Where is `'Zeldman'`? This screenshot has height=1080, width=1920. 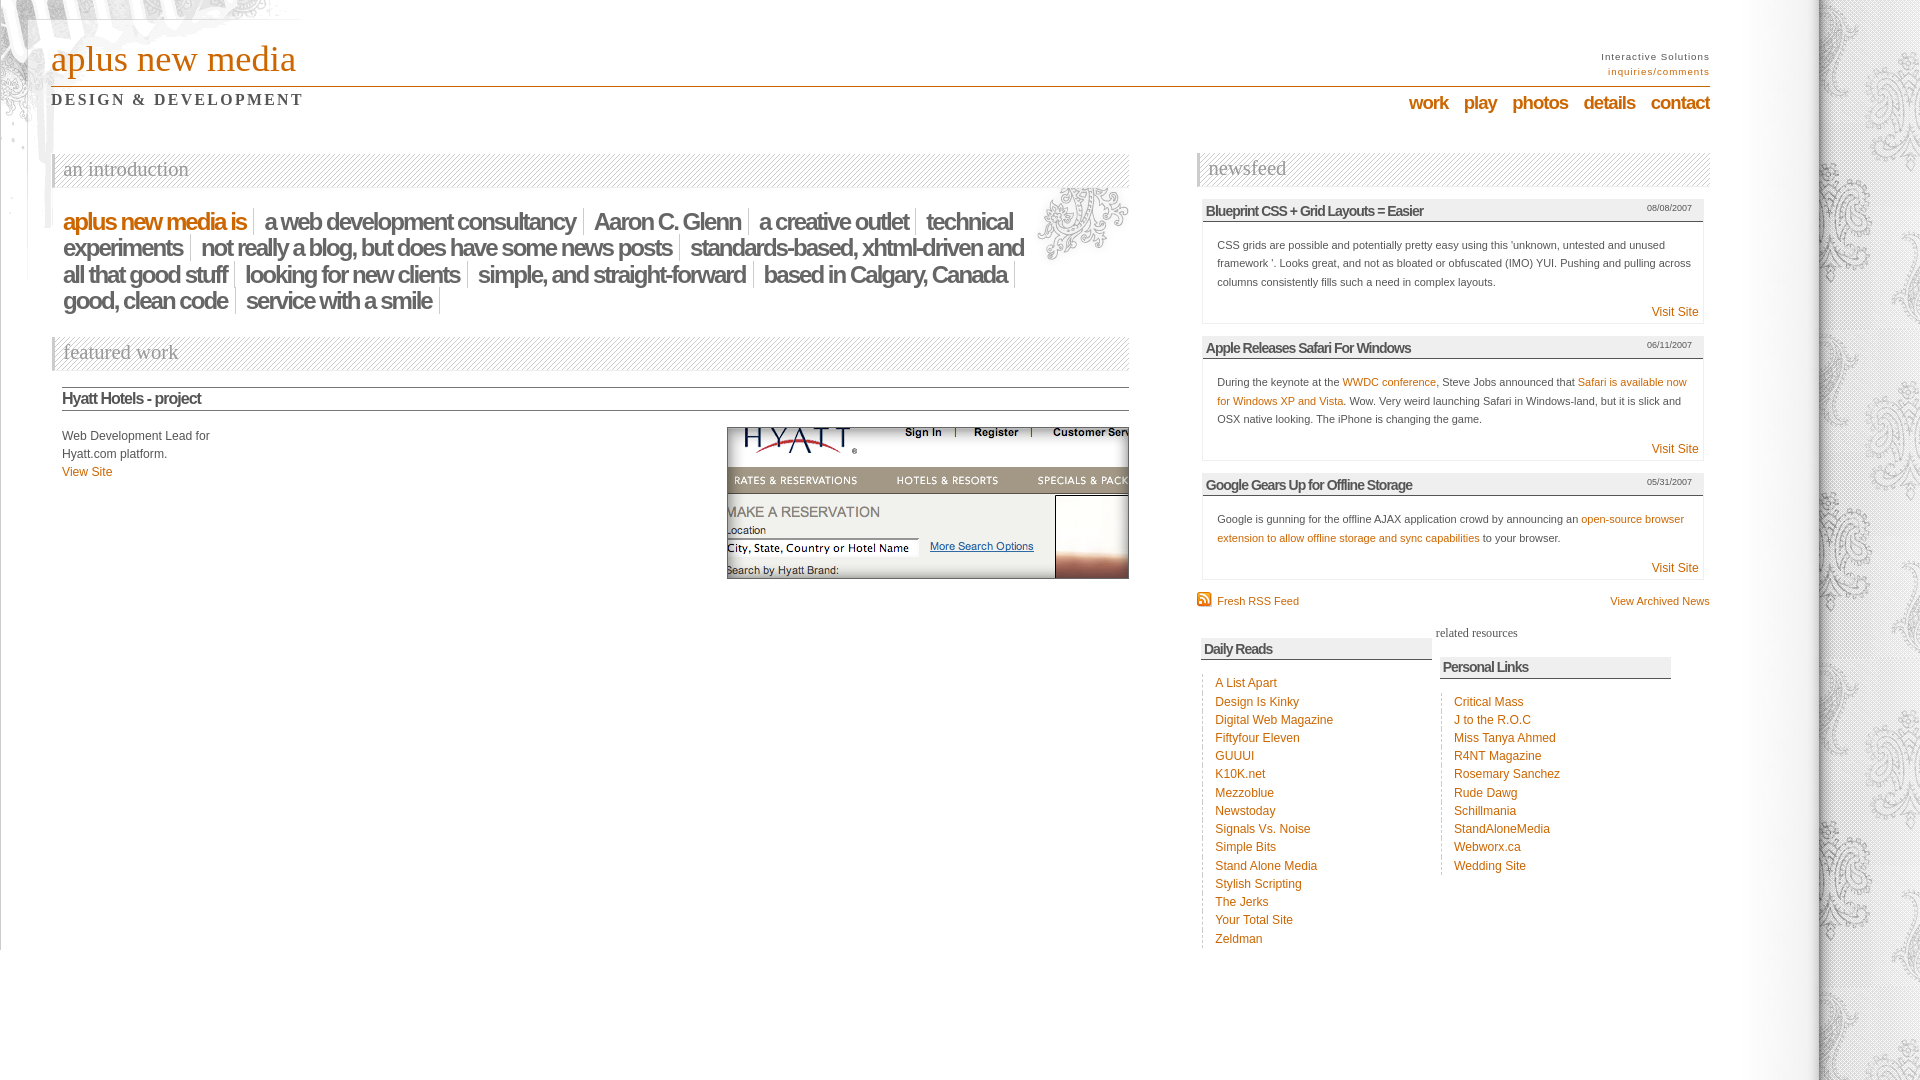
'Zeldman' is located at coordinates (1316, 938).